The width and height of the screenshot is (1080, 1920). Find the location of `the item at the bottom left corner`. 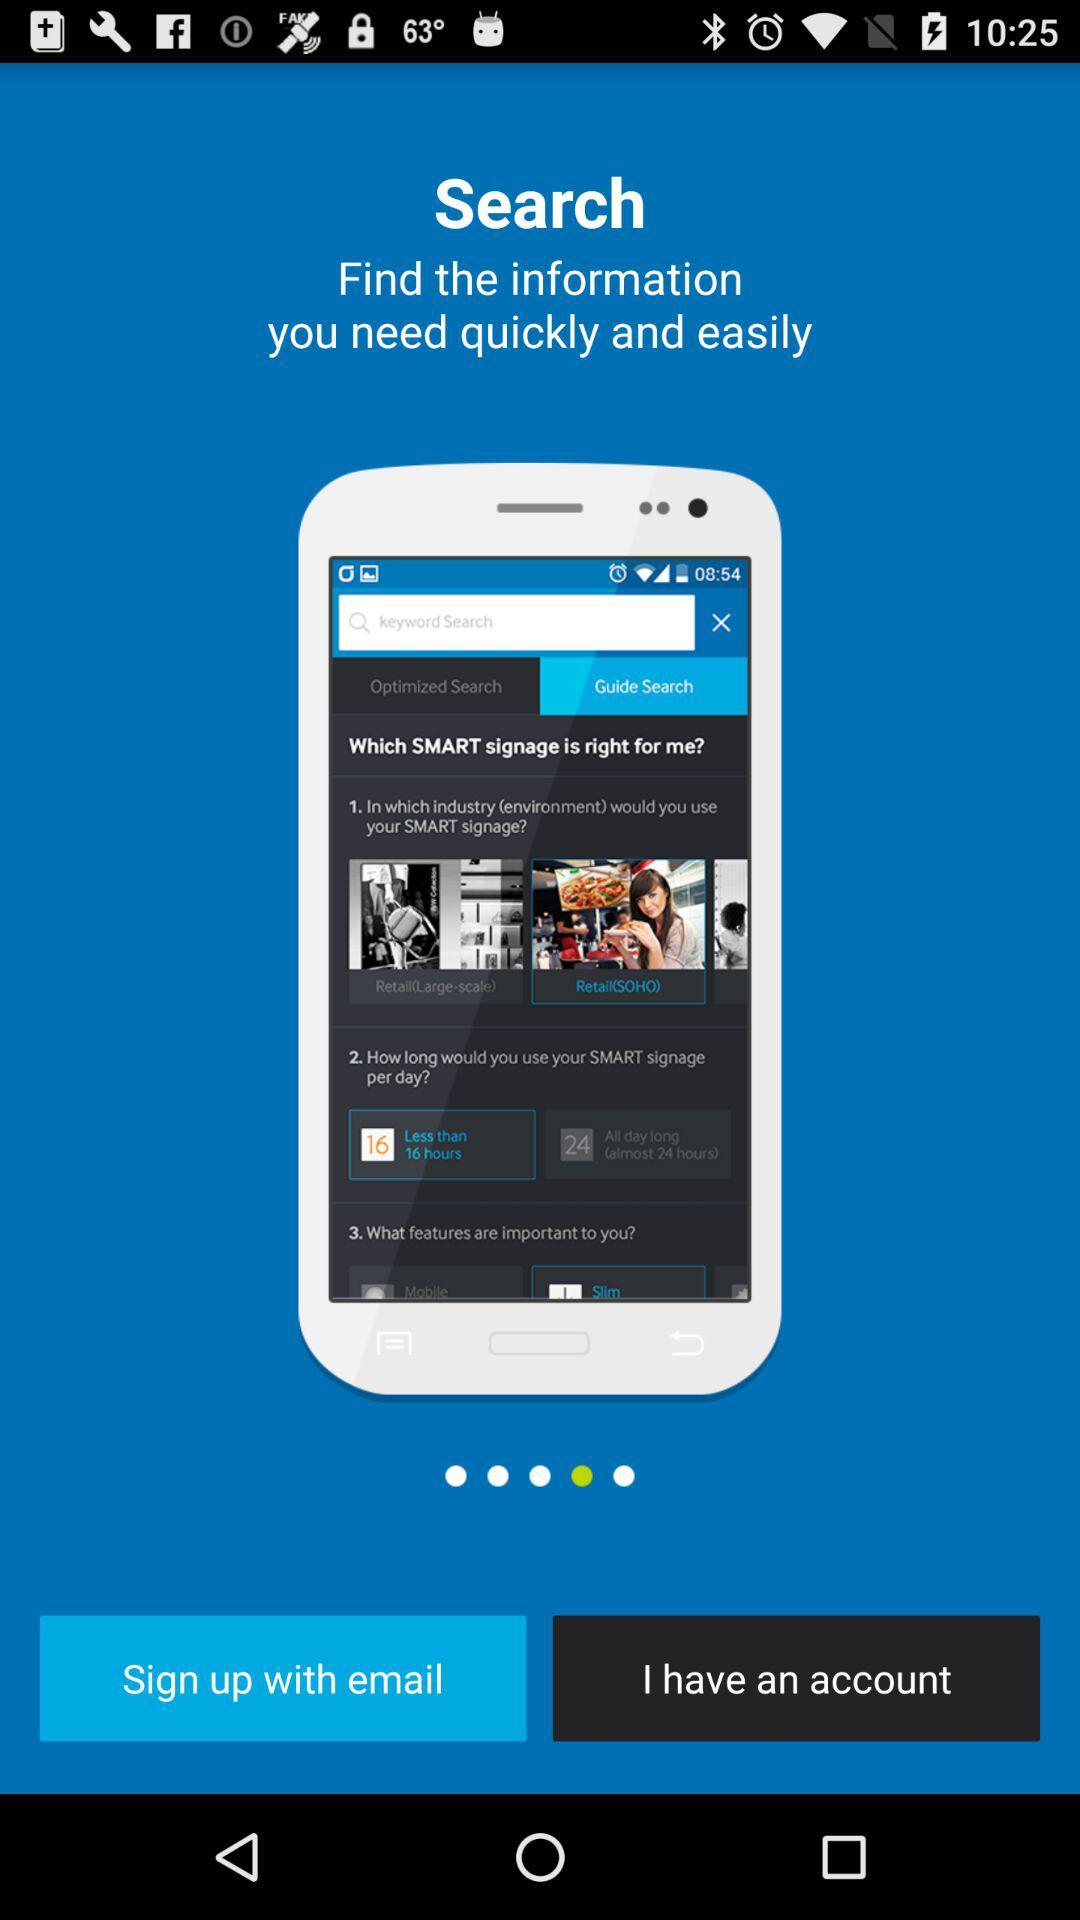

the item at the bottom left corner is located at coordinates (283, 1678).